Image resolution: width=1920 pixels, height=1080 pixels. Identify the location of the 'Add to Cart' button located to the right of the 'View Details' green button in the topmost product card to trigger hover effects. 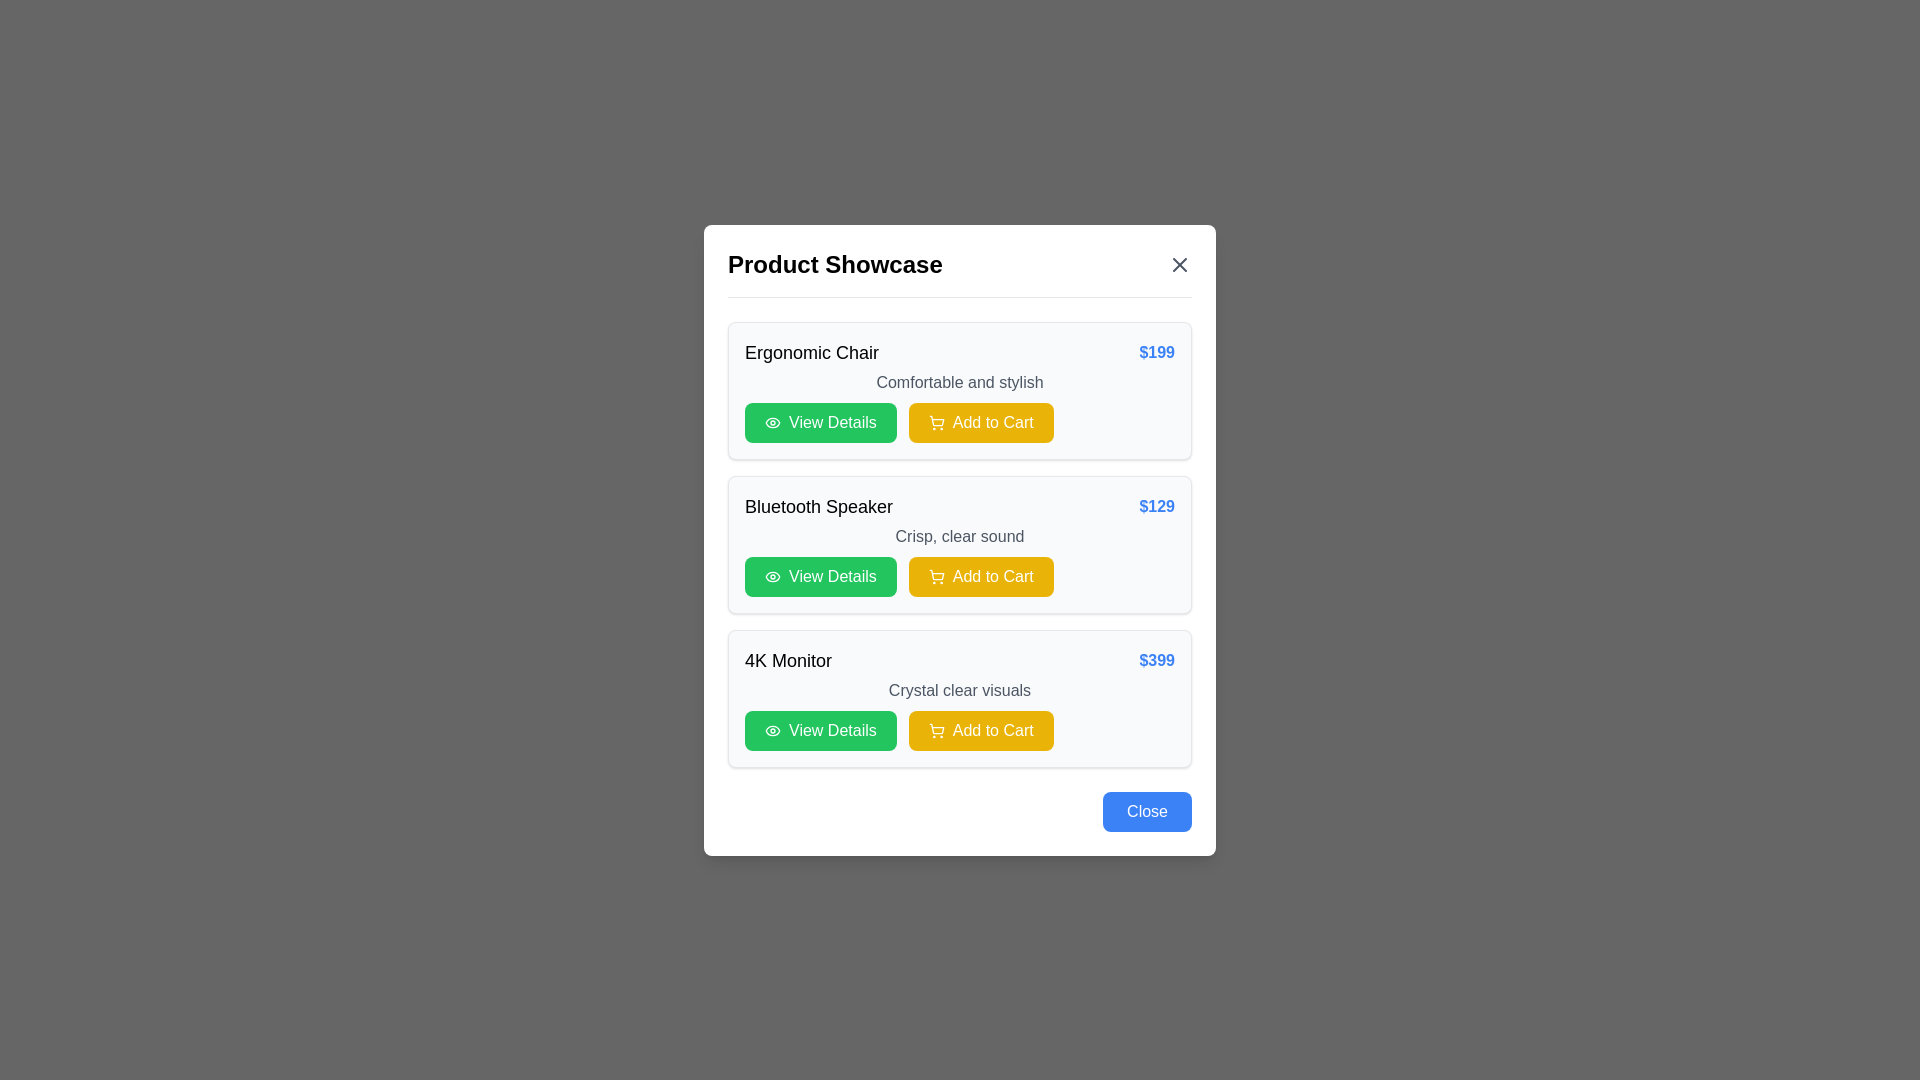
(981, 421).